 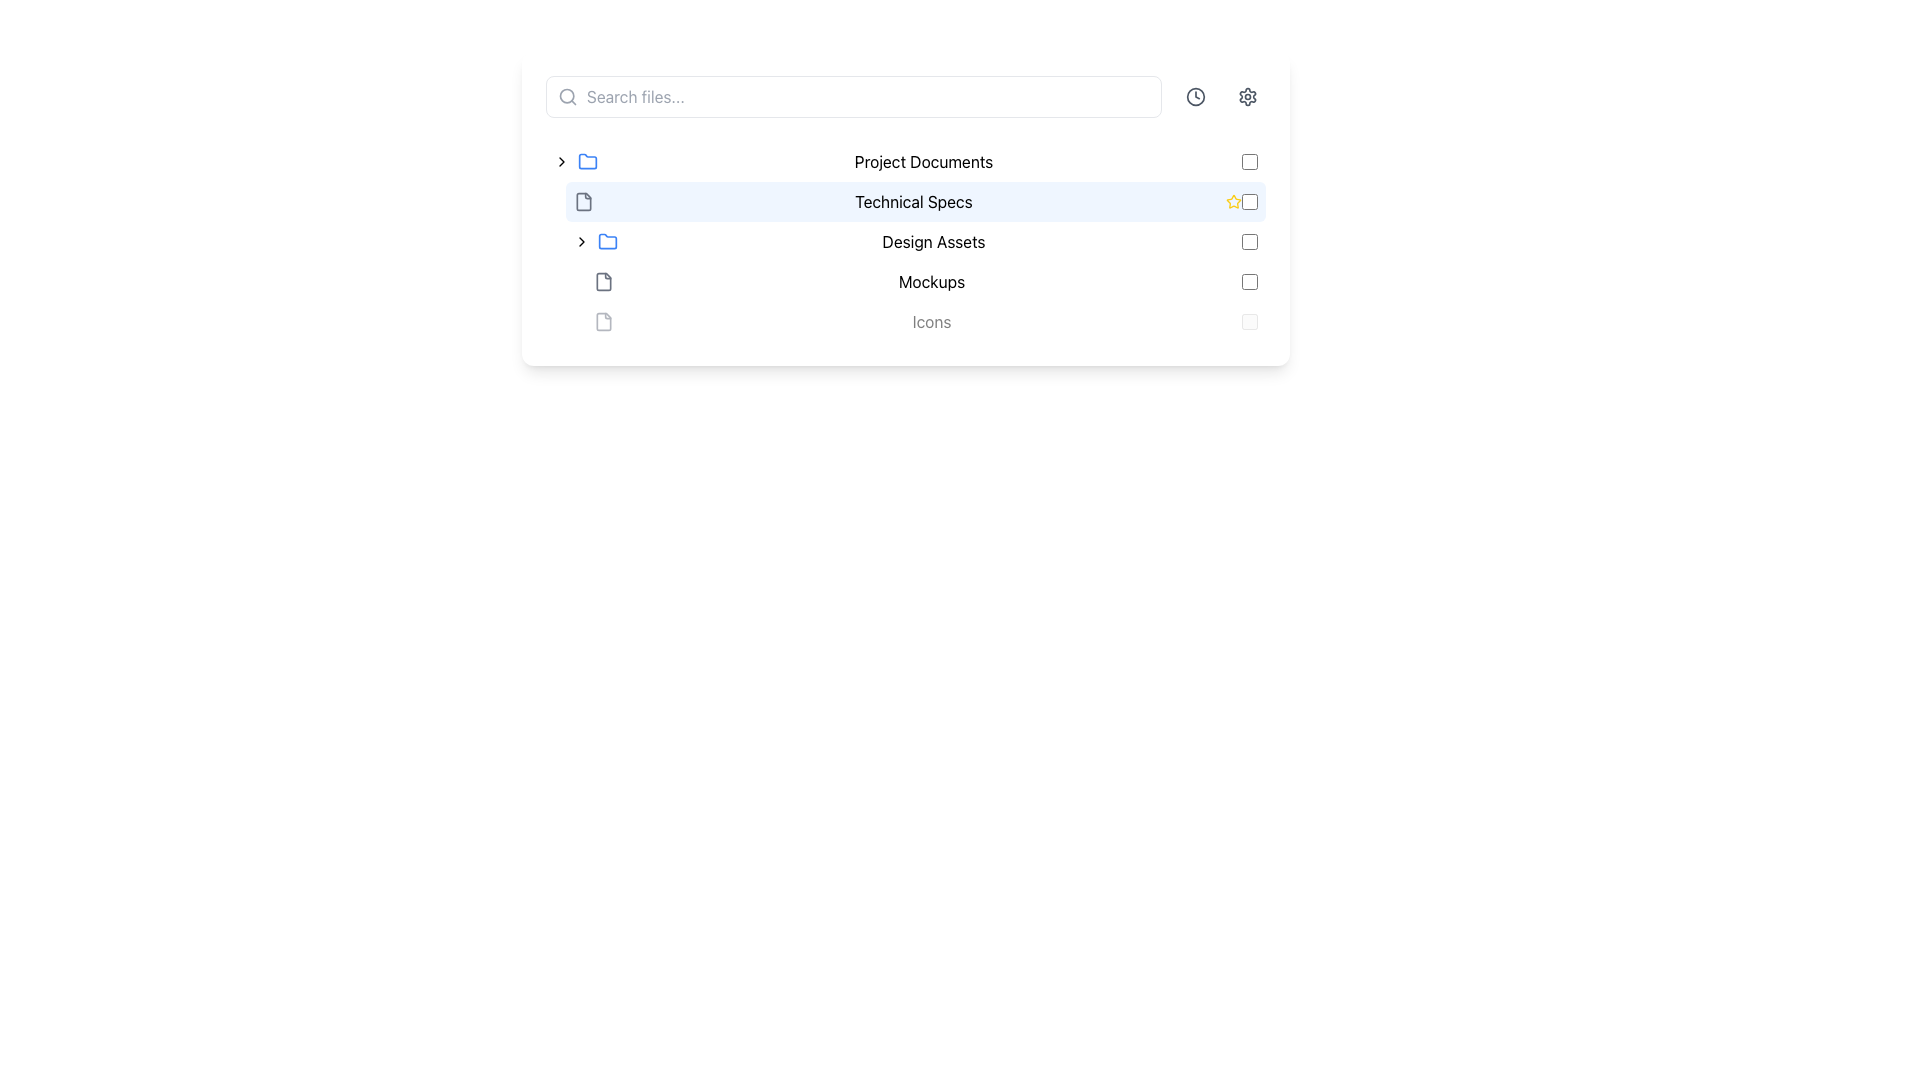 I want to click on the file icon styled with a gray outline, located to the left of the 'Technical Specs' text, so click(x=583, y=201).